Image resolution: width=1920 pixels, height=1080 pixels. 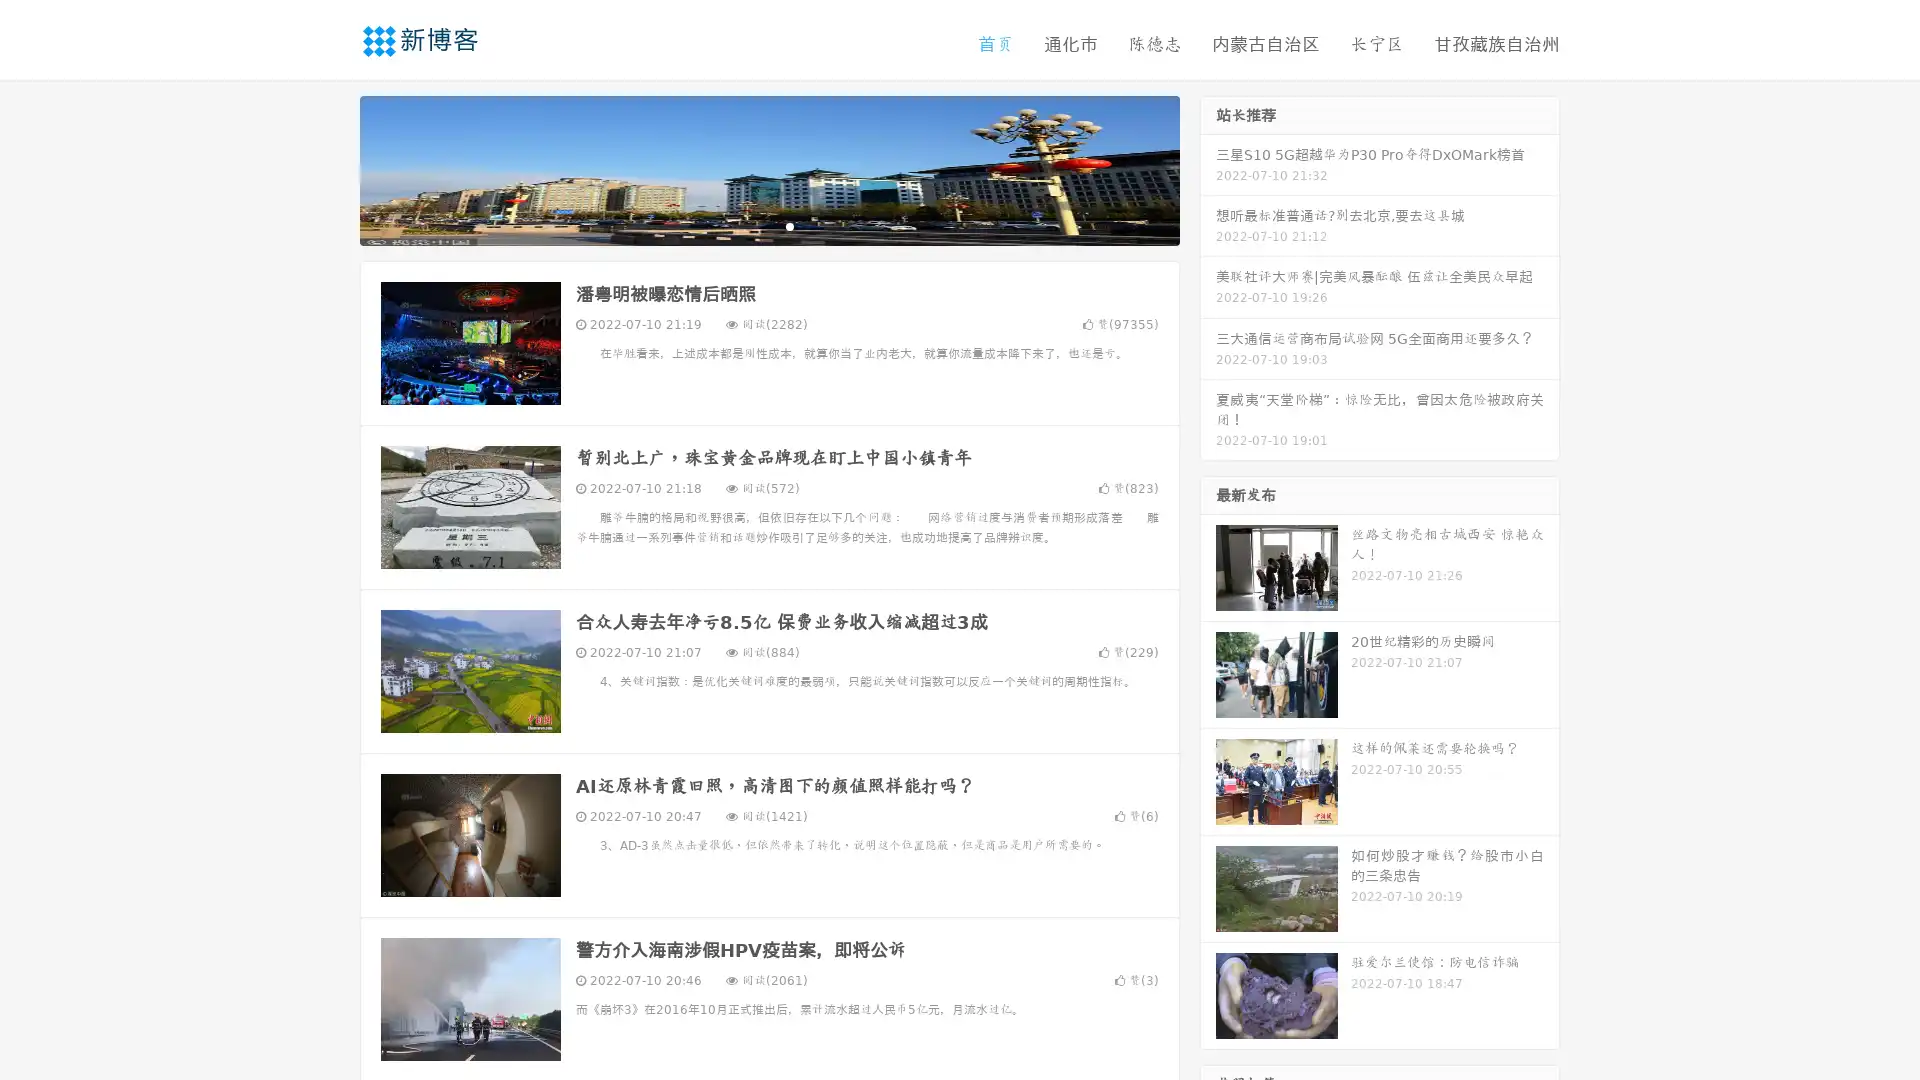 What do you see at coordinates (748, 225) in the screenshot?
I see `Go to slide 1` at bounding box center [748, 225].